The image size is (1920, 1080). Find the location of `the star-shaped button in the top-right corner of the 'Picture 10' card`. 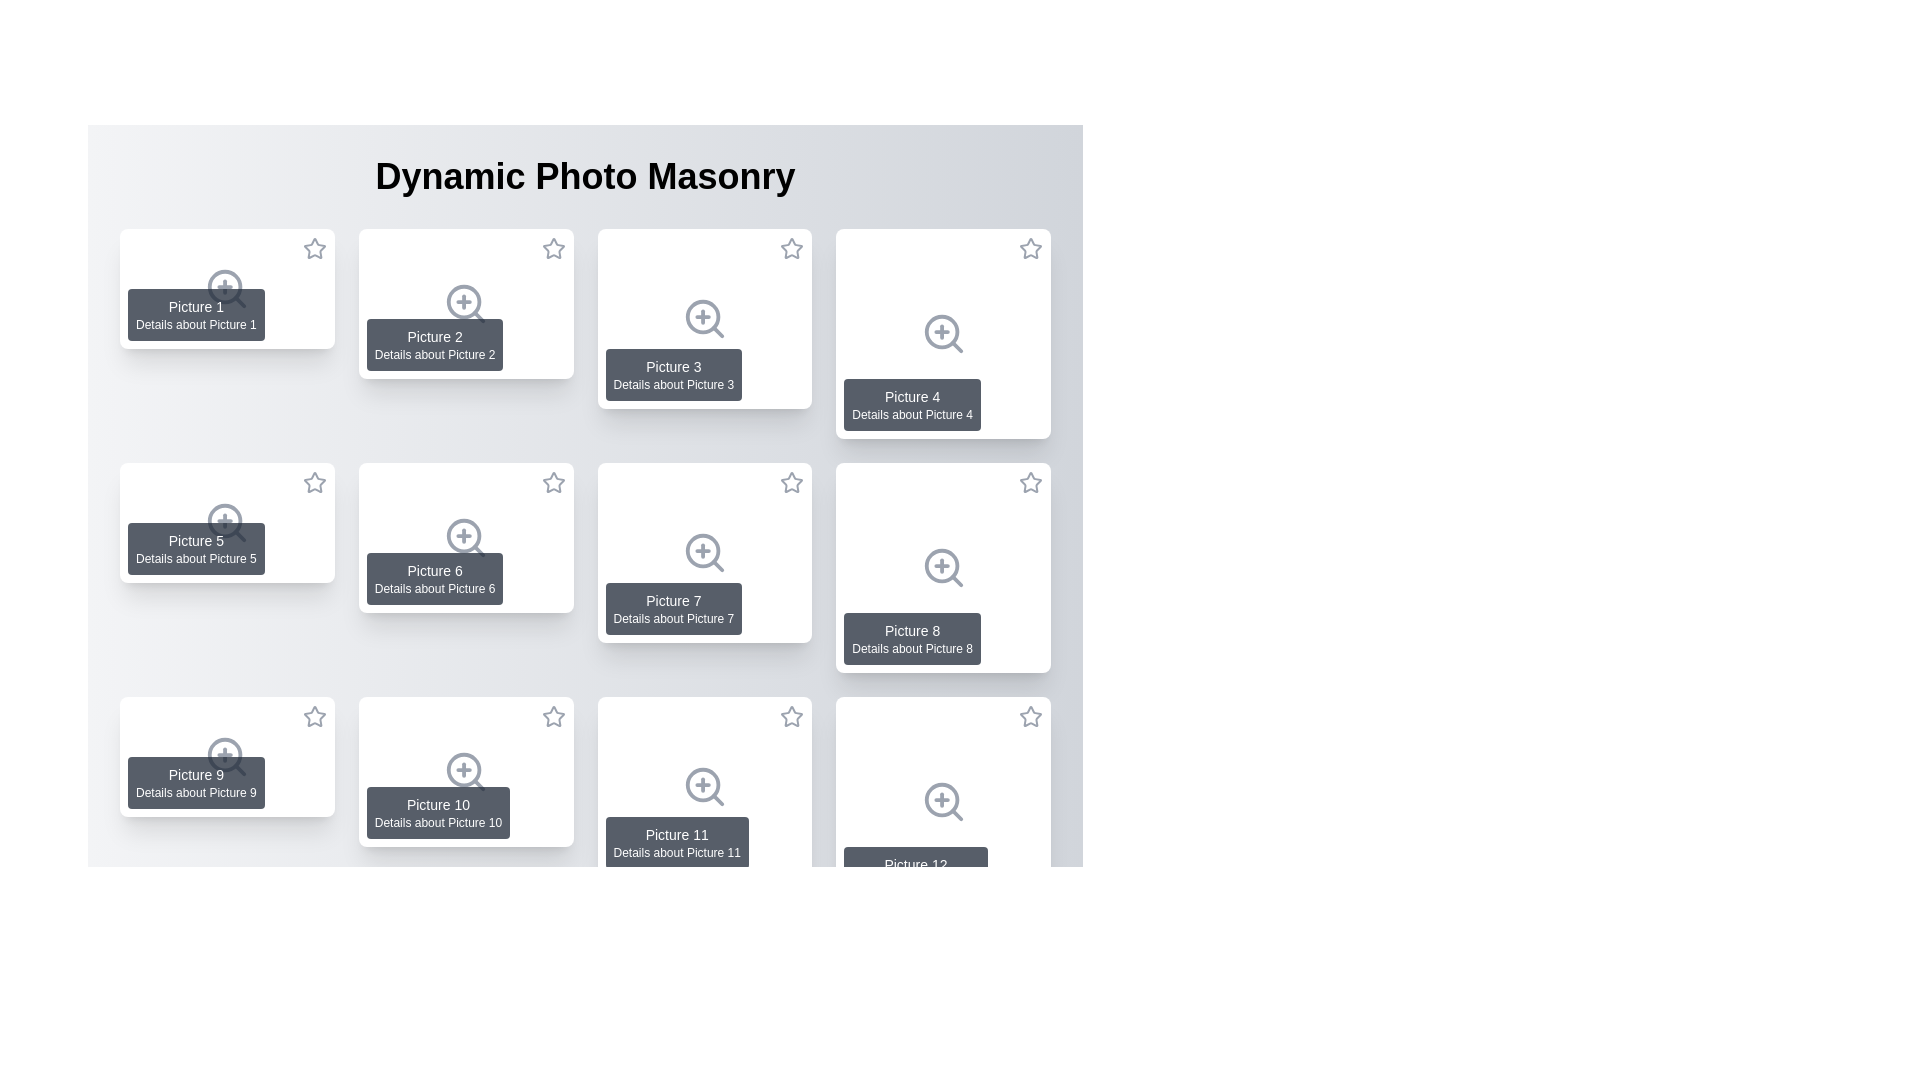

the star-shaped button in the top-right corner of the 'Picture 10' card is located at coordinates (553, 715).